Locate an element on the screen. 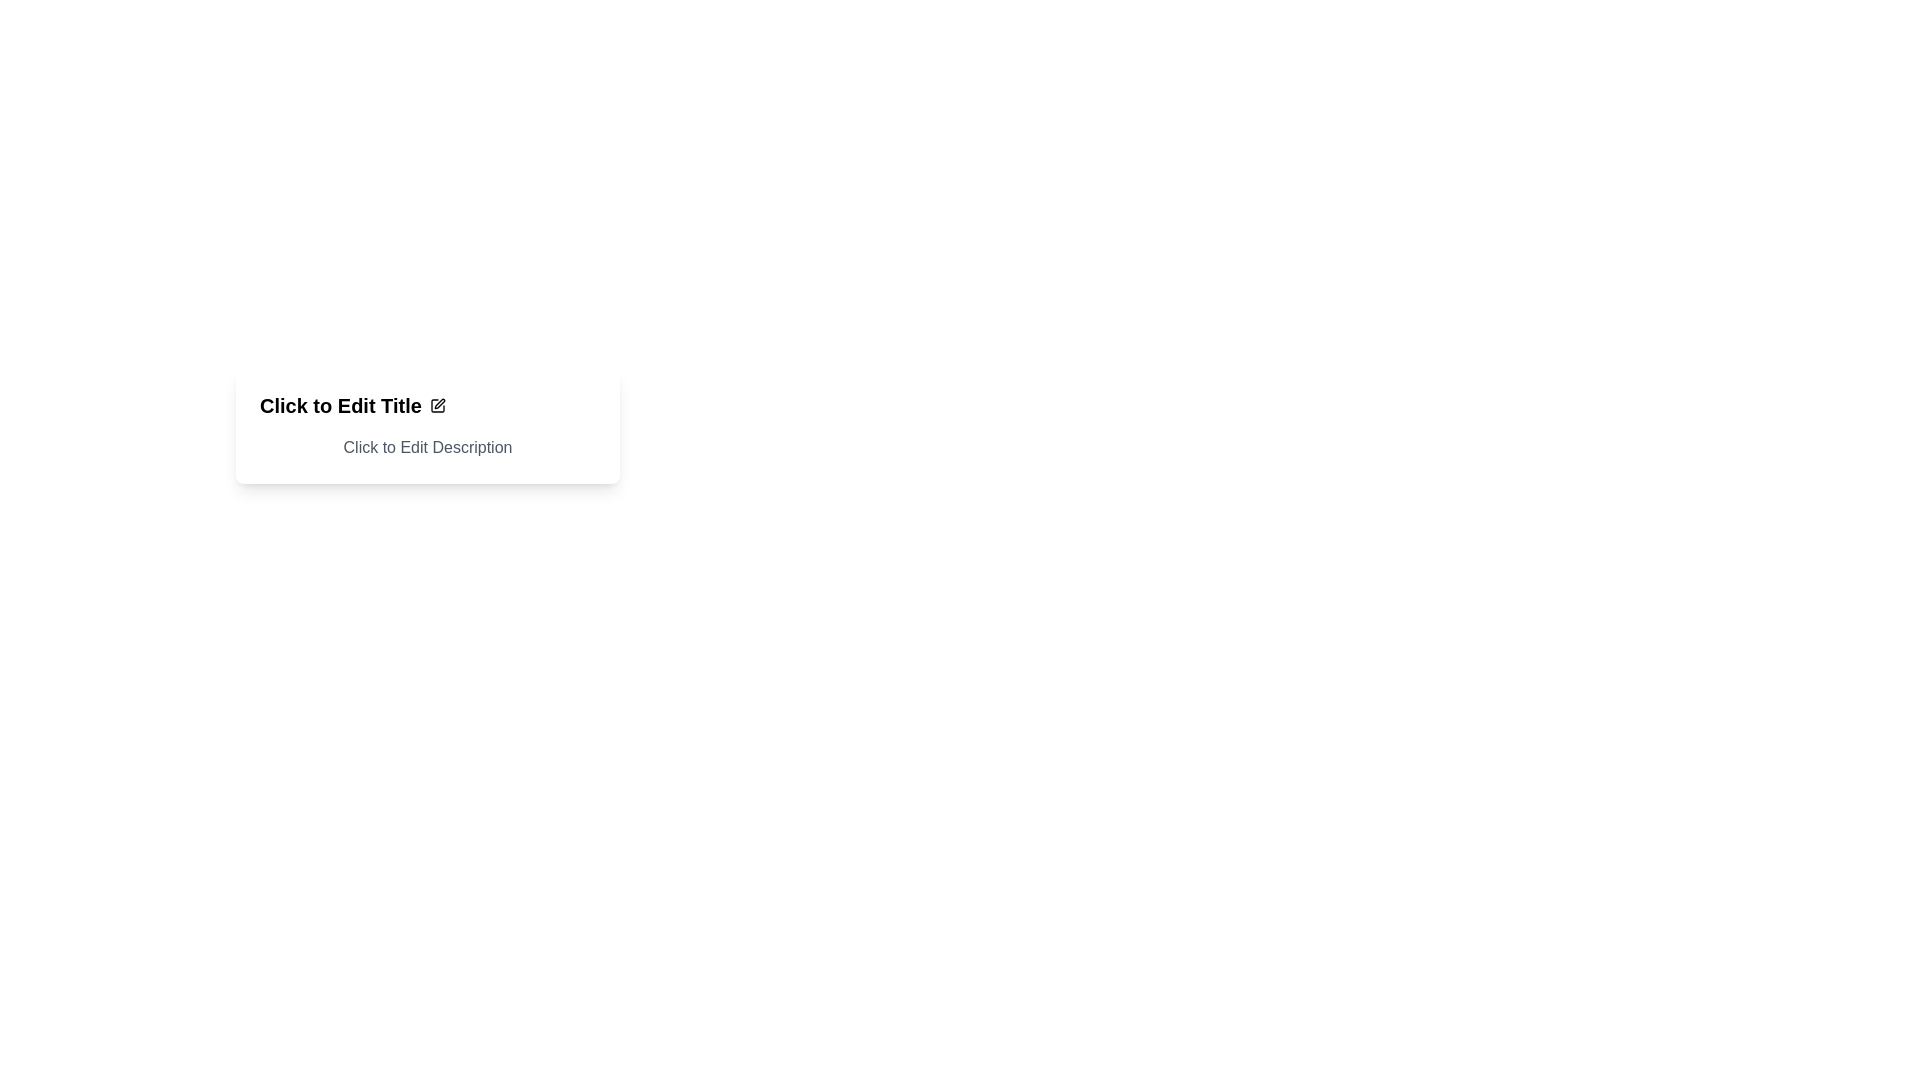 This screenshot has width=1920, height=1080. the edit icon, styled as a square with a pen overlay, located immediately to the right of the 'Click to Edit Title' text is located at coordinates (436, 405).